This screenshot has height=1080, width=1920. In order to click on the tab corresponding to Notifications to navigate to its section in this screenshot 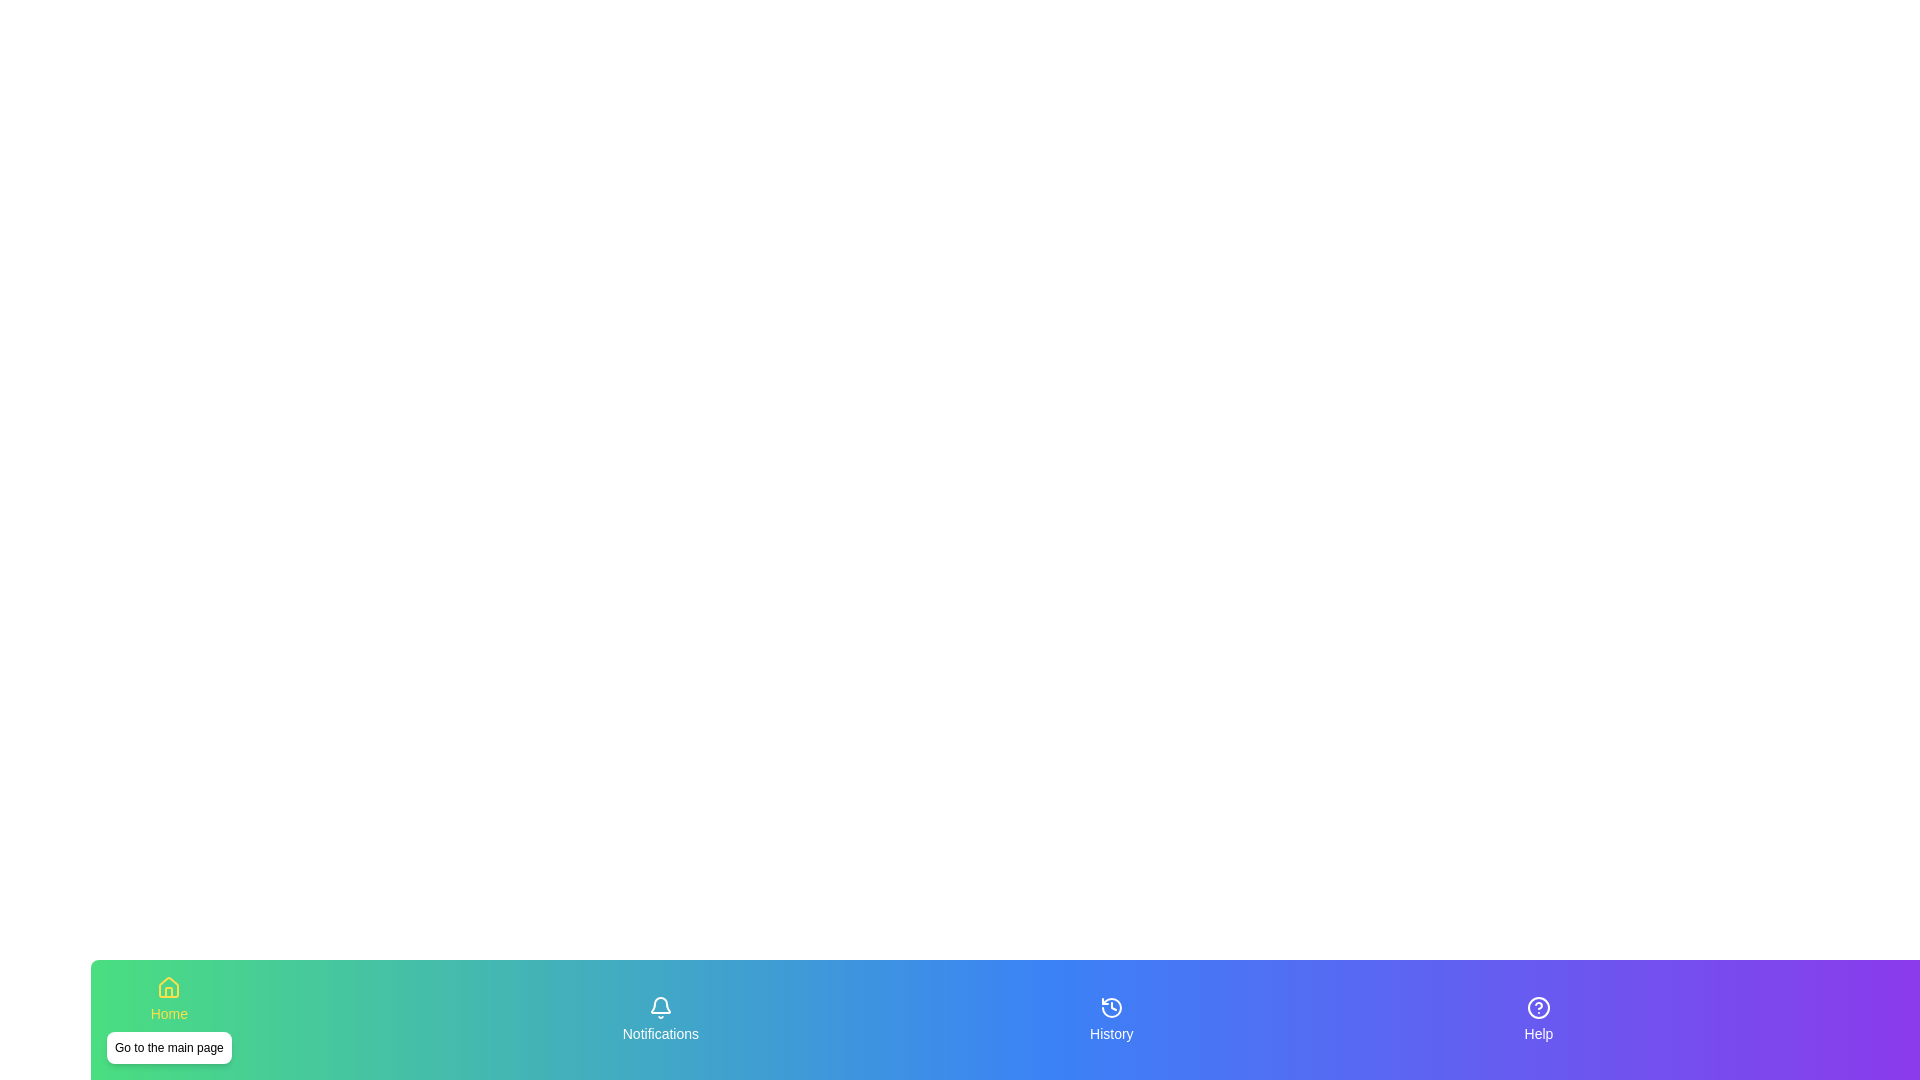, I will do `click(660, 1019)`.